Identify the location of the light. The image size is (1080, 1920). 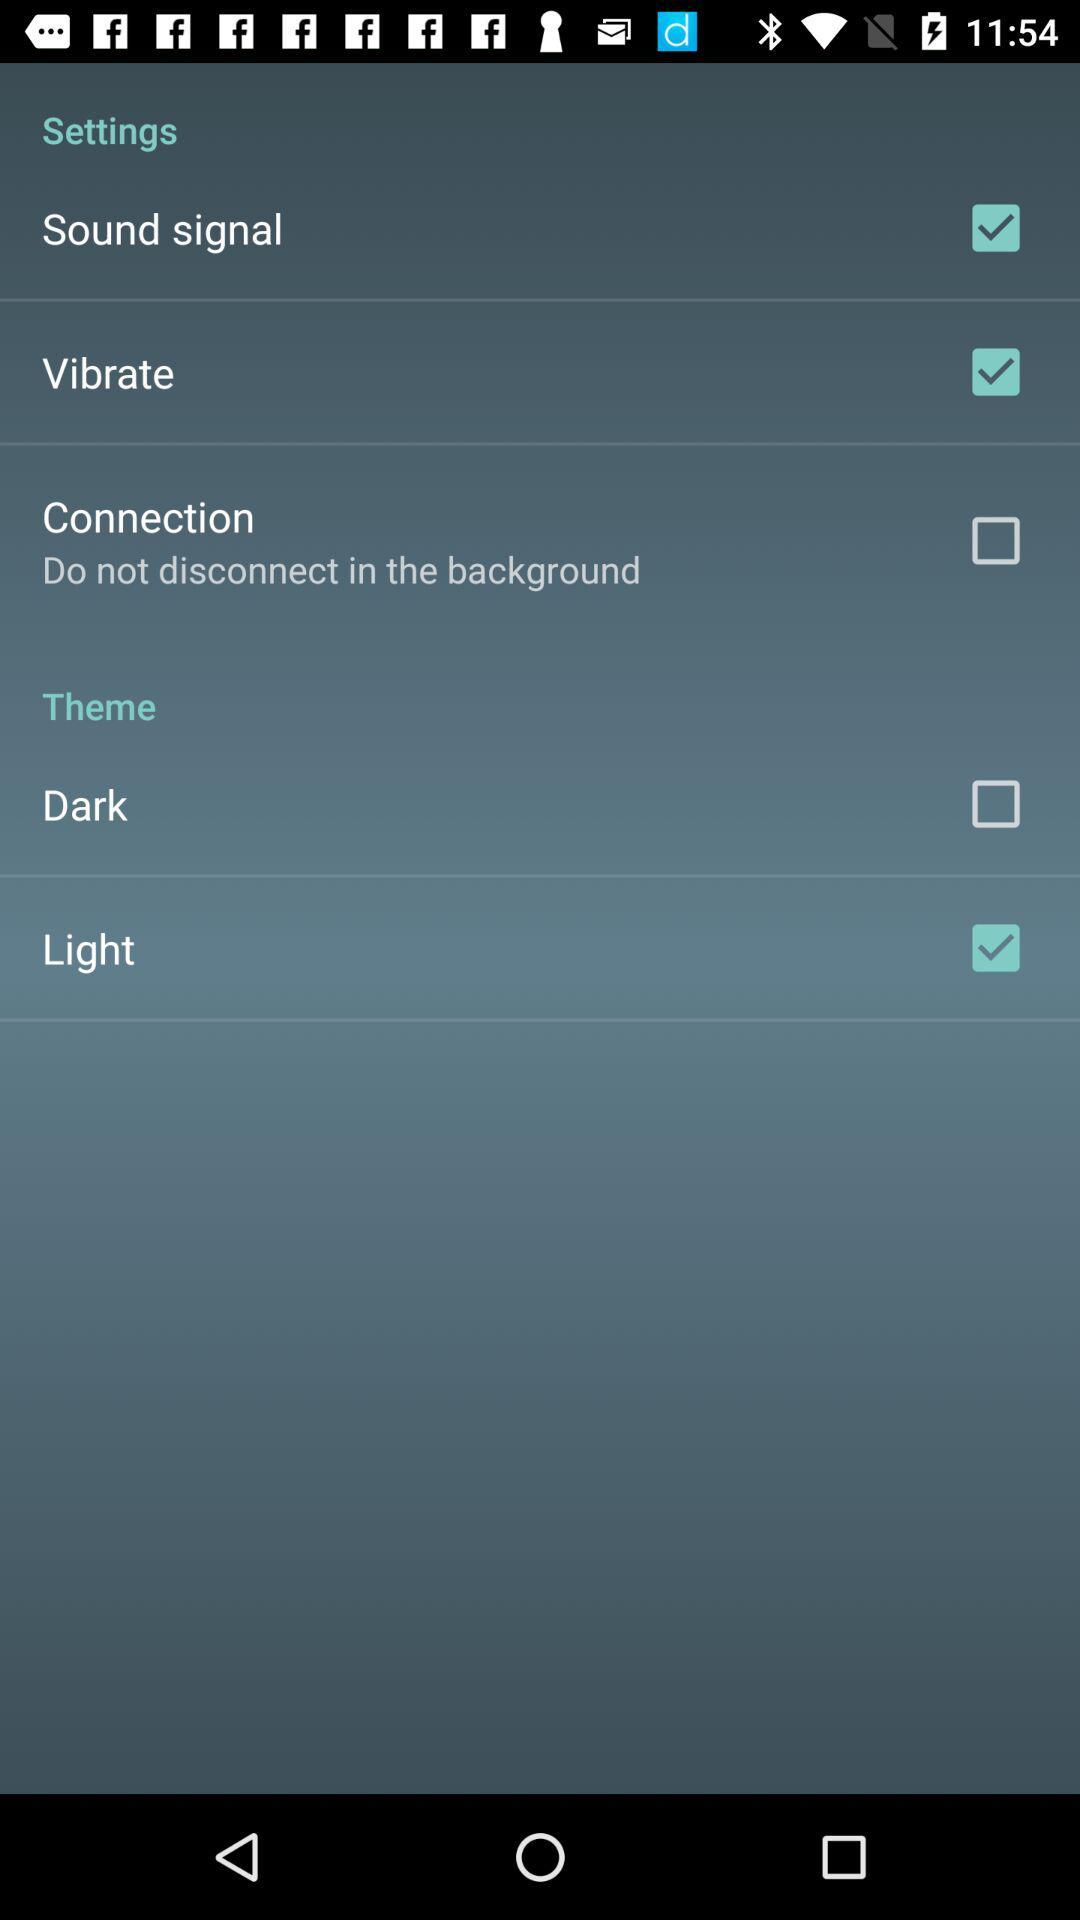
(87, 946).